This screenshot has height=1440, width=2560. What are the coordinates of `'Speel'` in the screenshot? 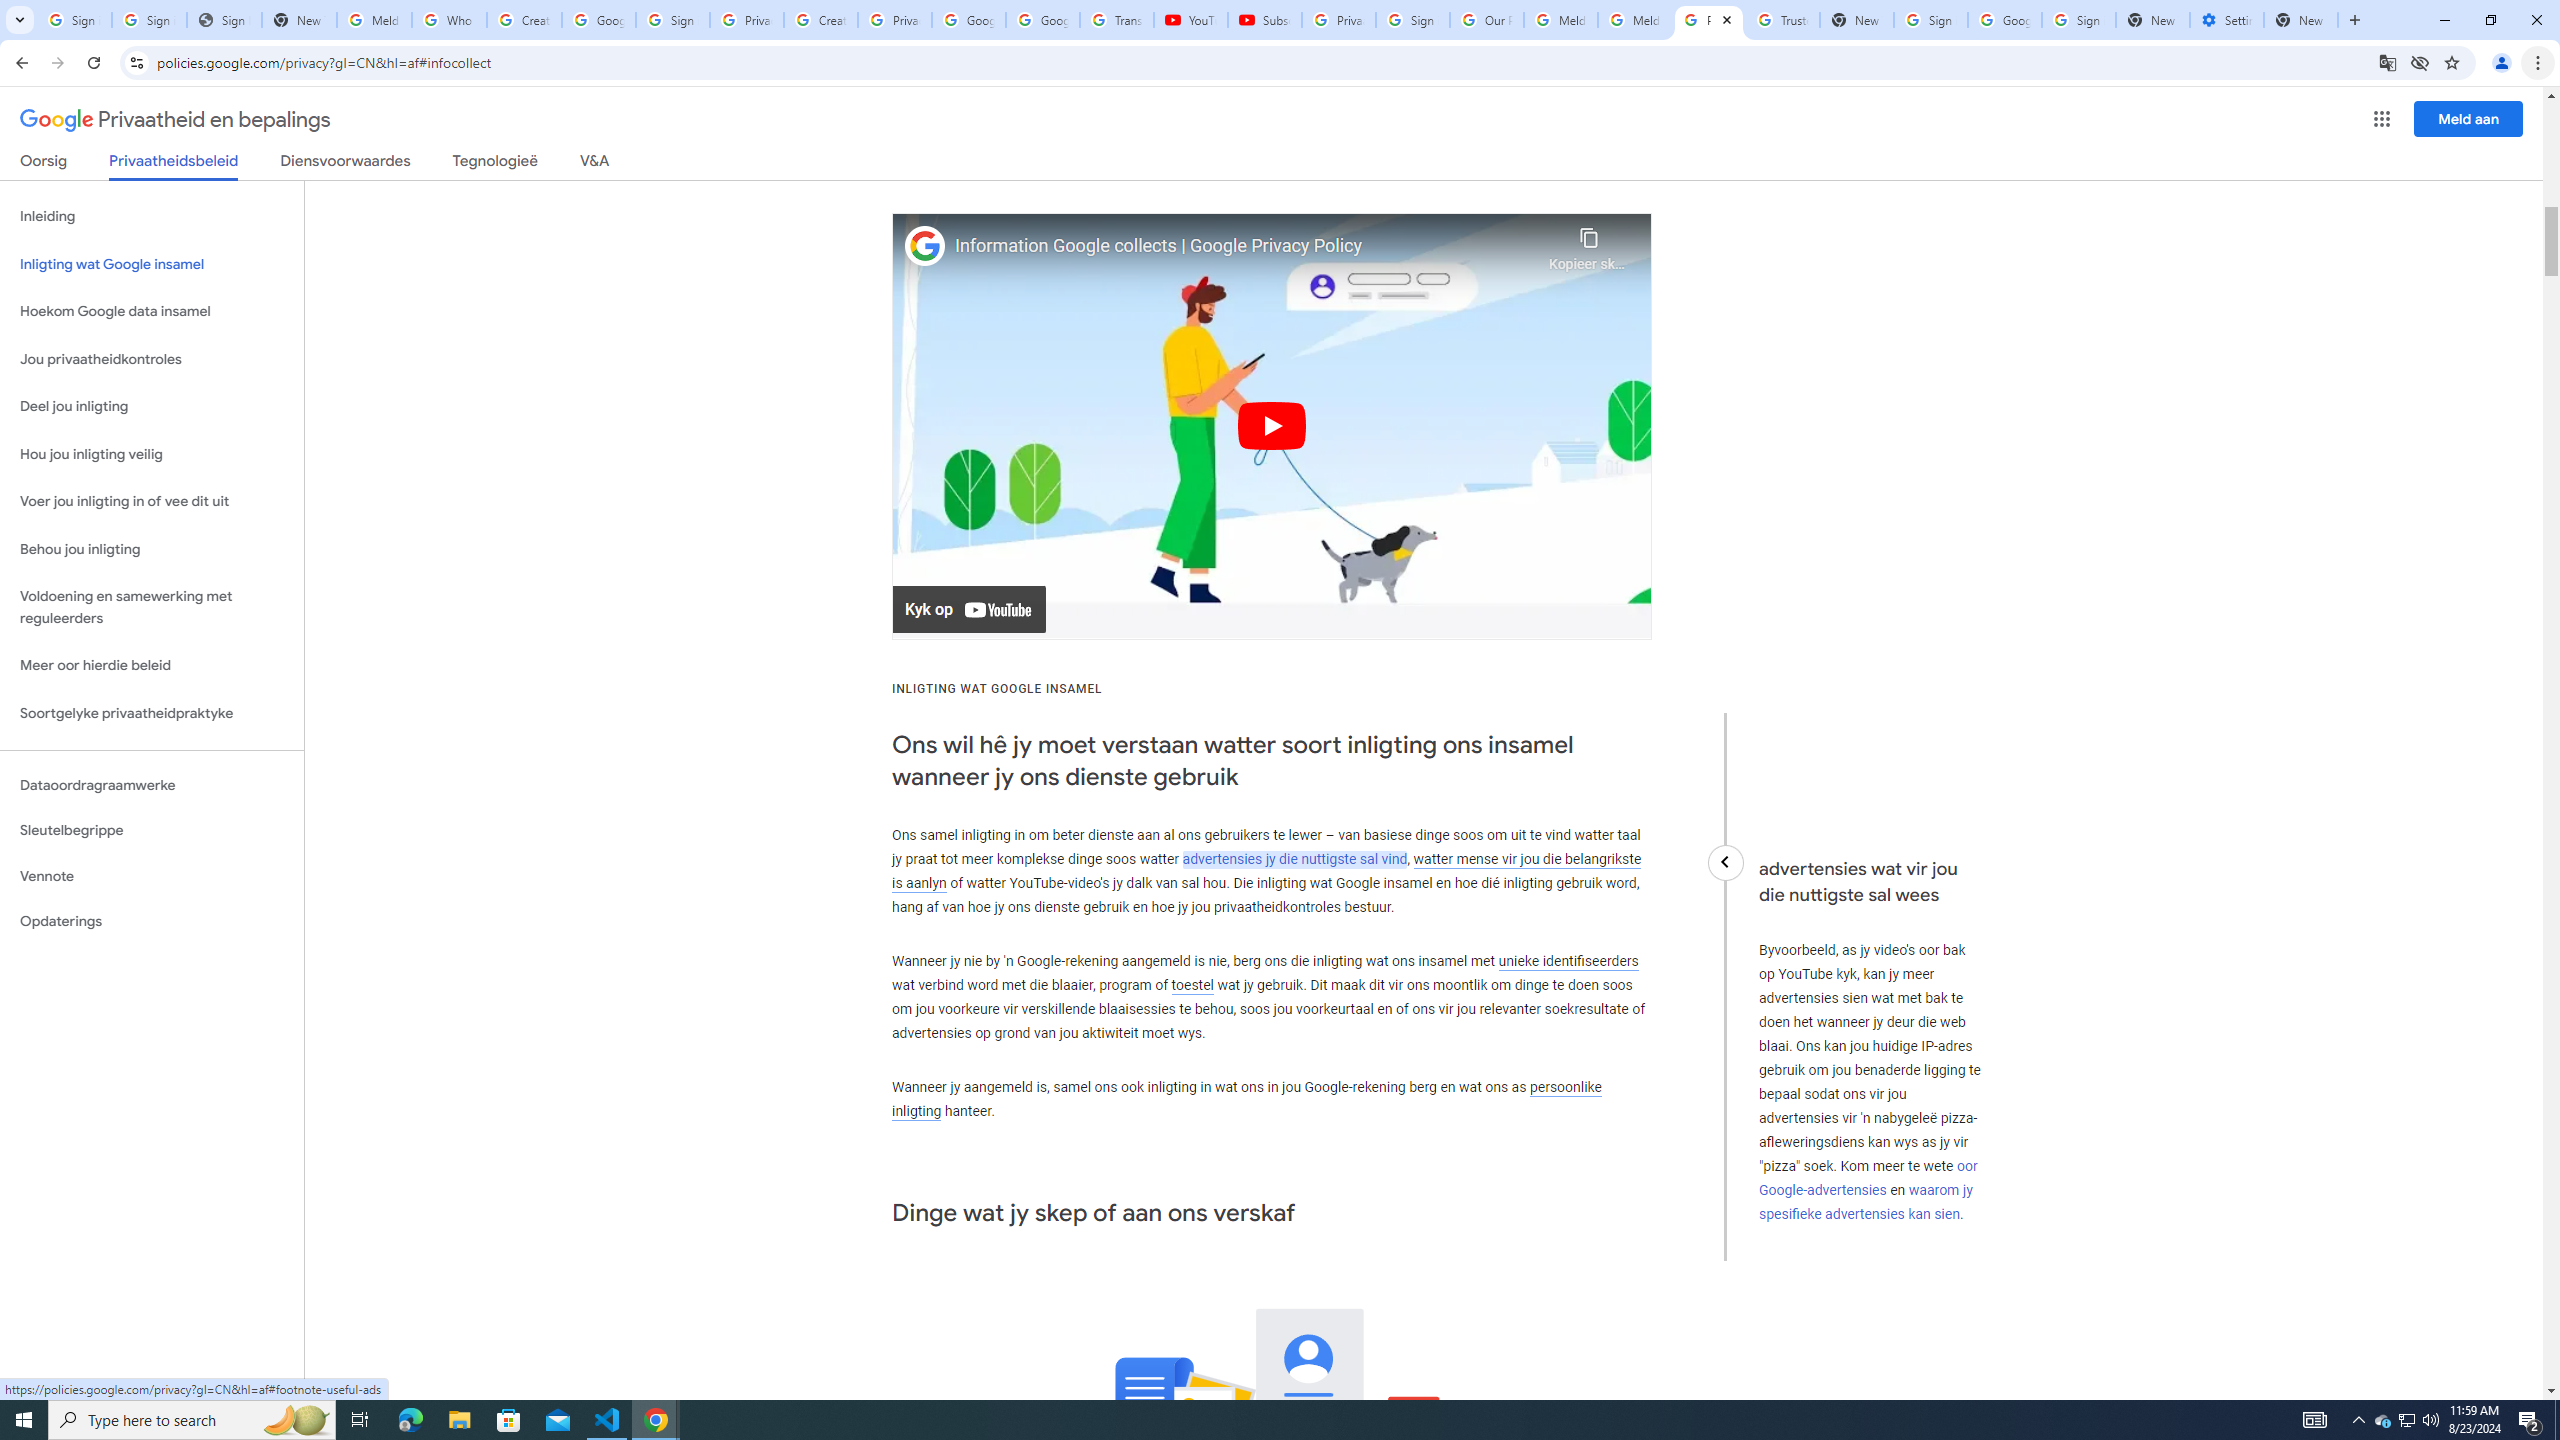 It's located at (1271, 425).